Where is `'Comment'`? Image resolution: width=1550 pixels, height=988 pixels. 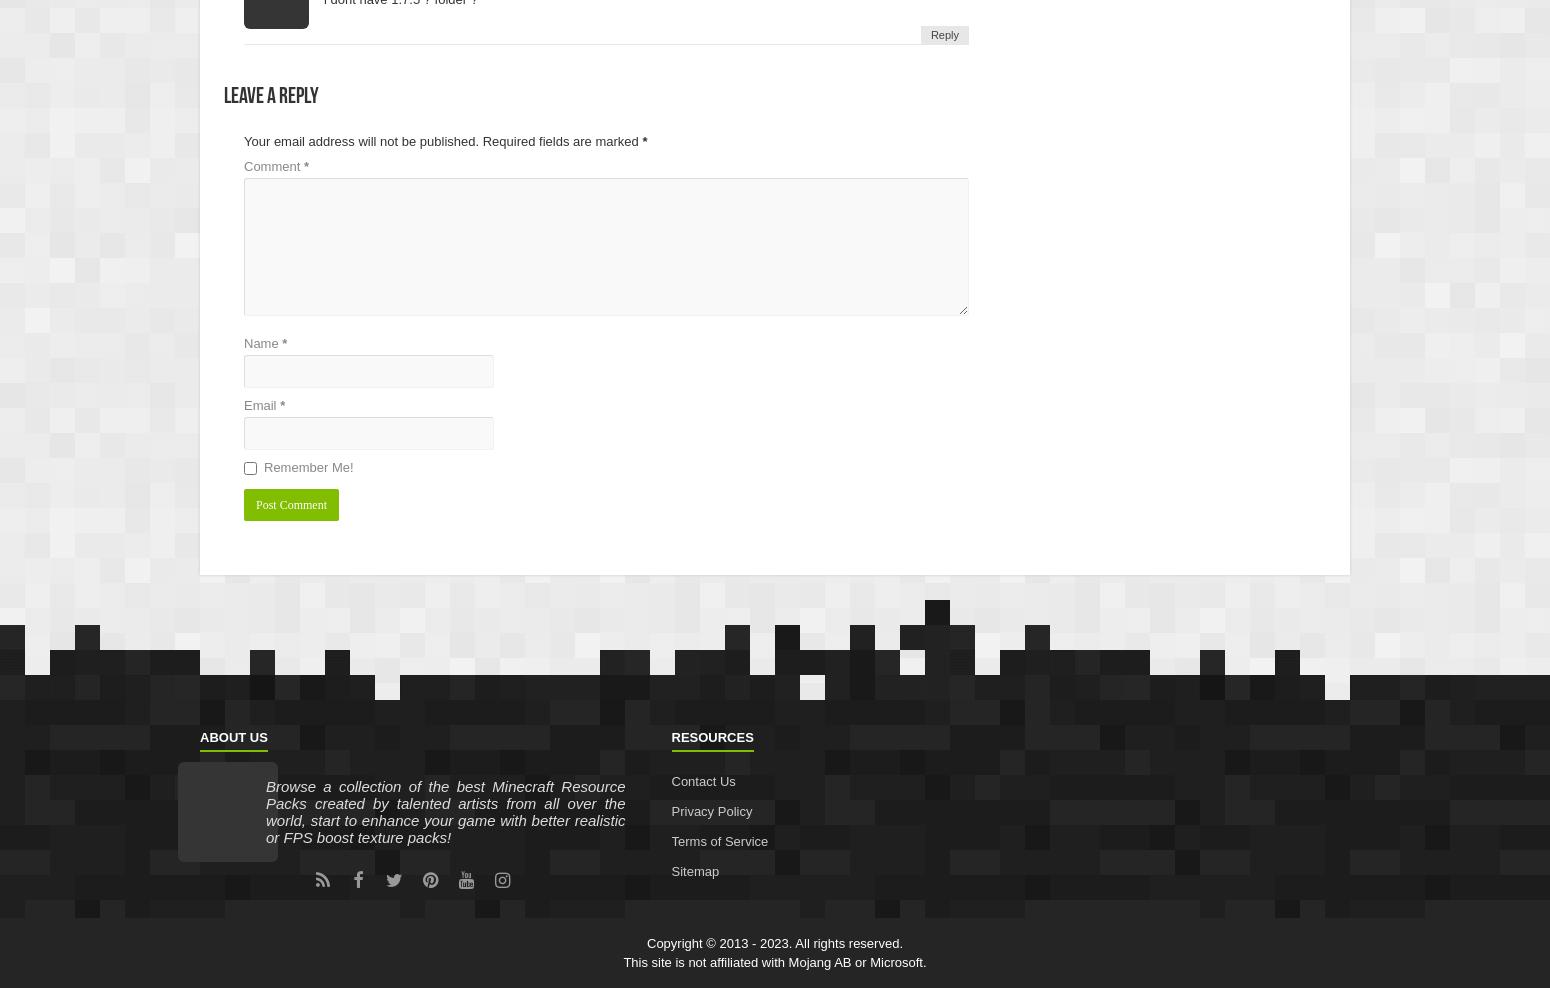
'Comment' is located at coordinates (273, 164).